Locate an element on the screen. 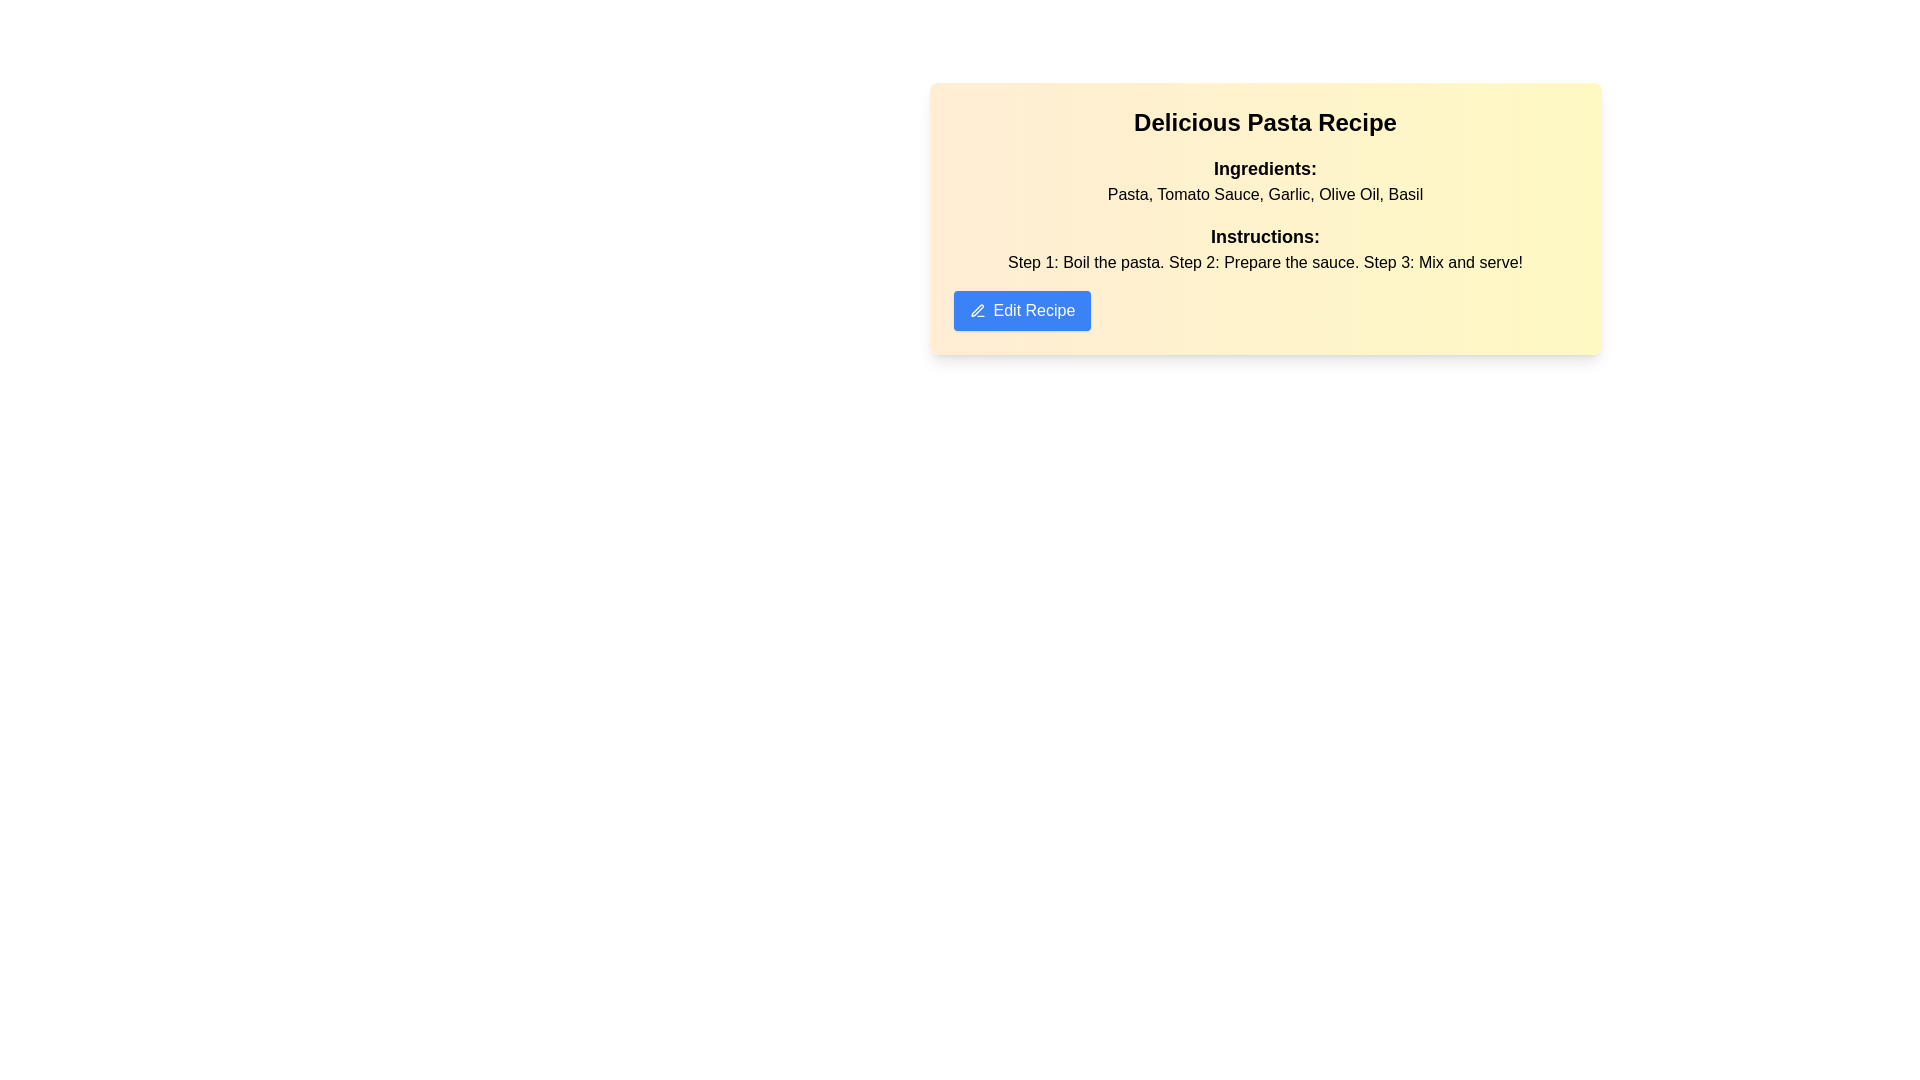 This screenshot has width=1920, height=1080. the text block displaying 'Ingredients:' and the list of items is located at coordinates (1264, 181).